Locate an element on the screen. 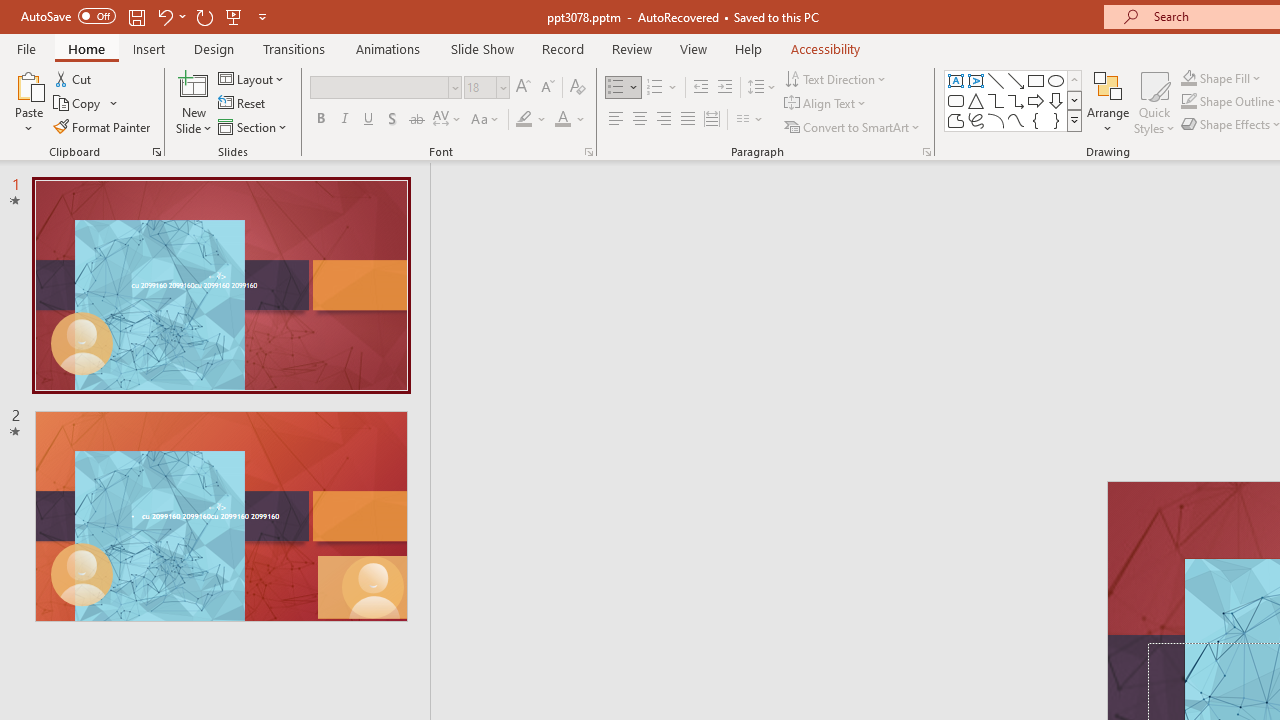 The image size is (1280, 720). 'Connector: Elbow' is located at coordinates (995, 100).